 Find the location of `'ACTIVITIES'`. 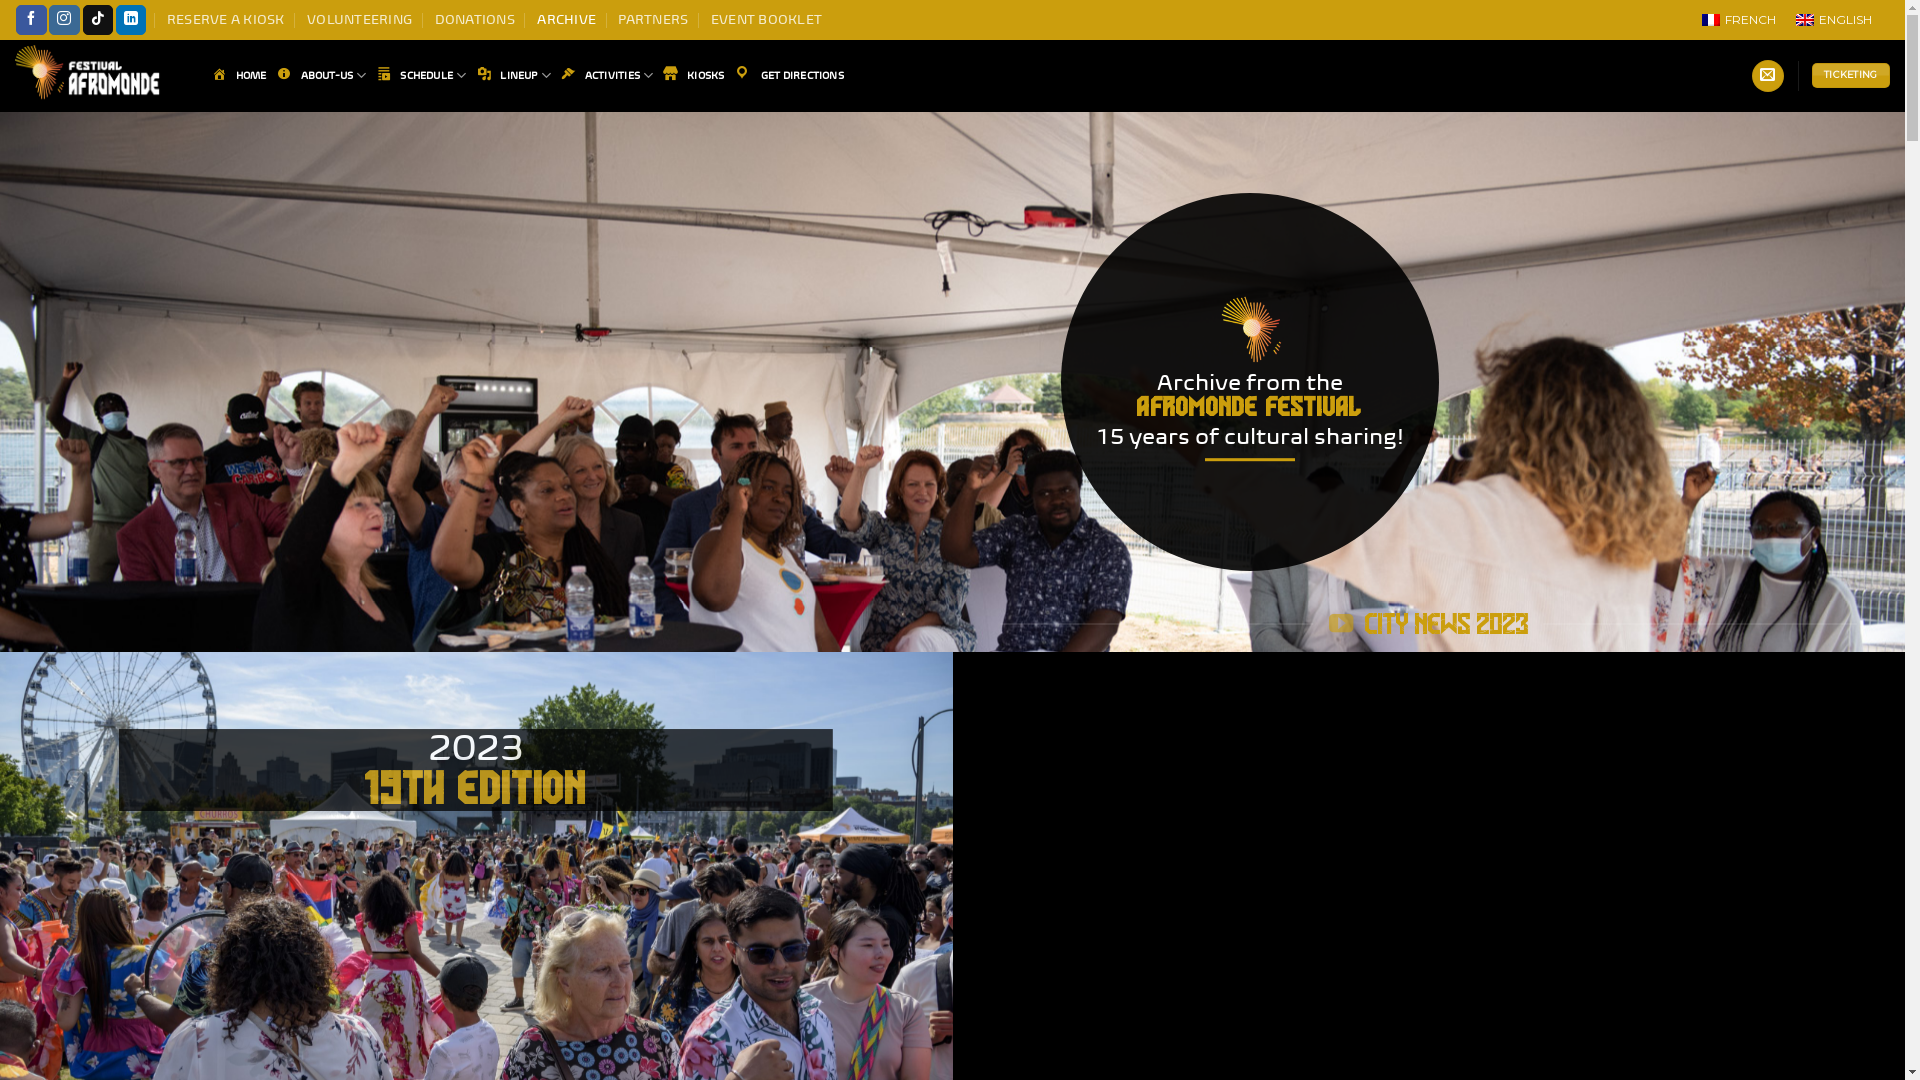

'ACTIVITIES' is located at coordinates (605, 74).